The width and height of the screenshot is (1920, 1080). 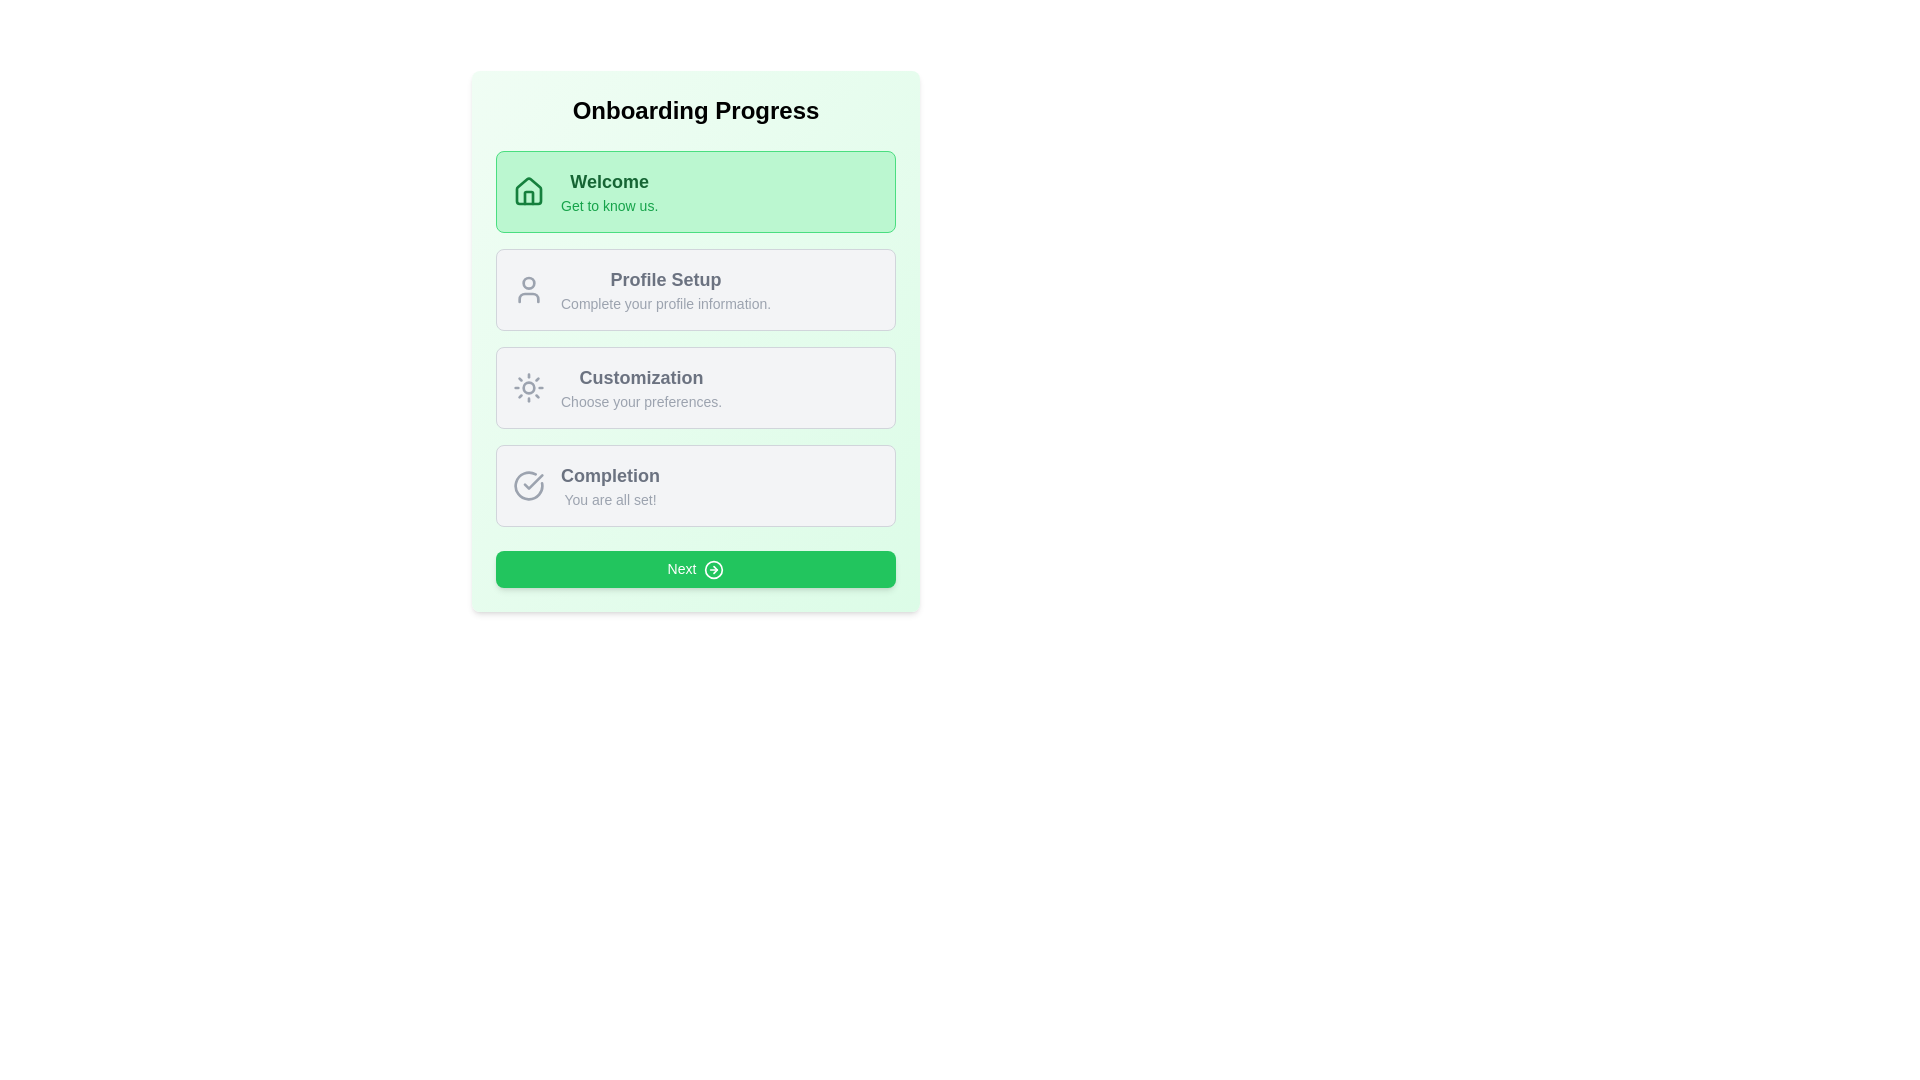 I want to click on informational text located in the 'Profile Setup' section directly below the 'Profile Setup' header, so click(x=666, y=304).